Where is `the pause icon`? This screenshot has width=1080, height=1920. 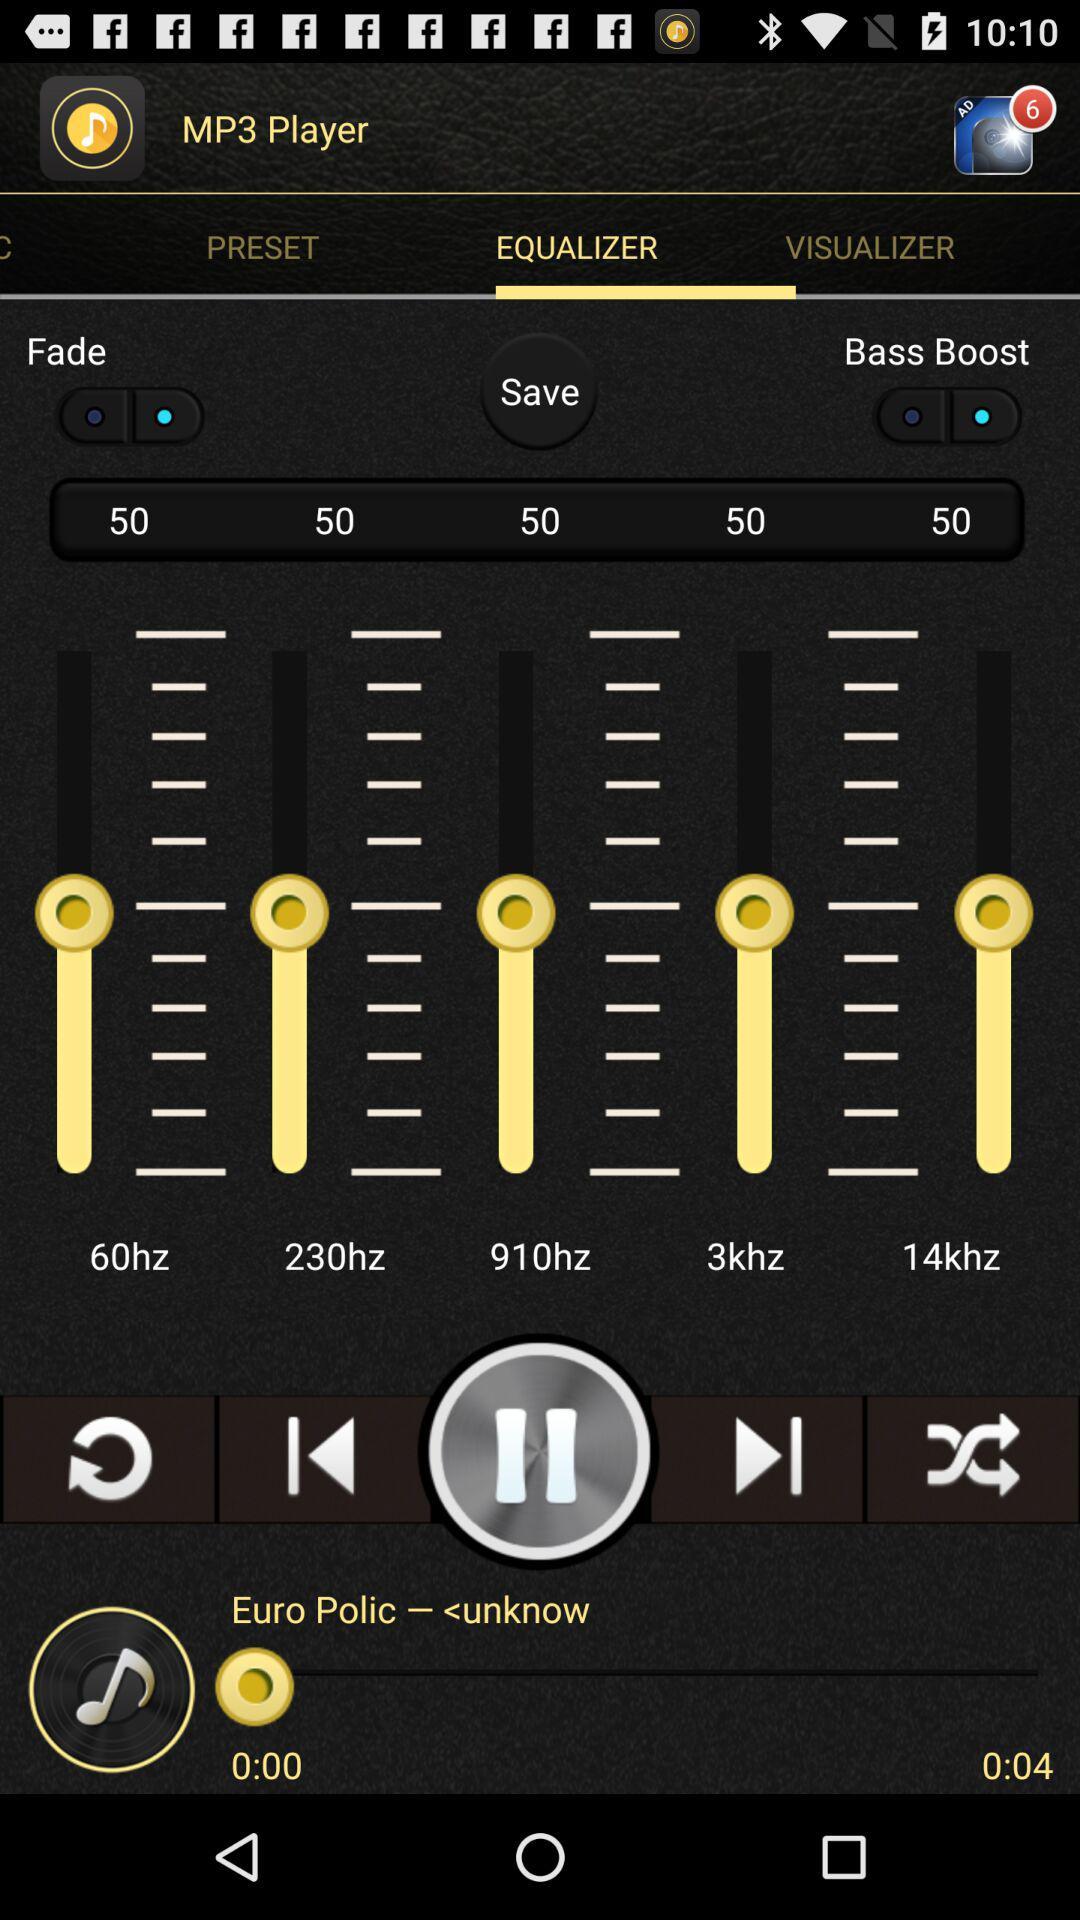 the pause icon is located at coordinates (538, 1553).